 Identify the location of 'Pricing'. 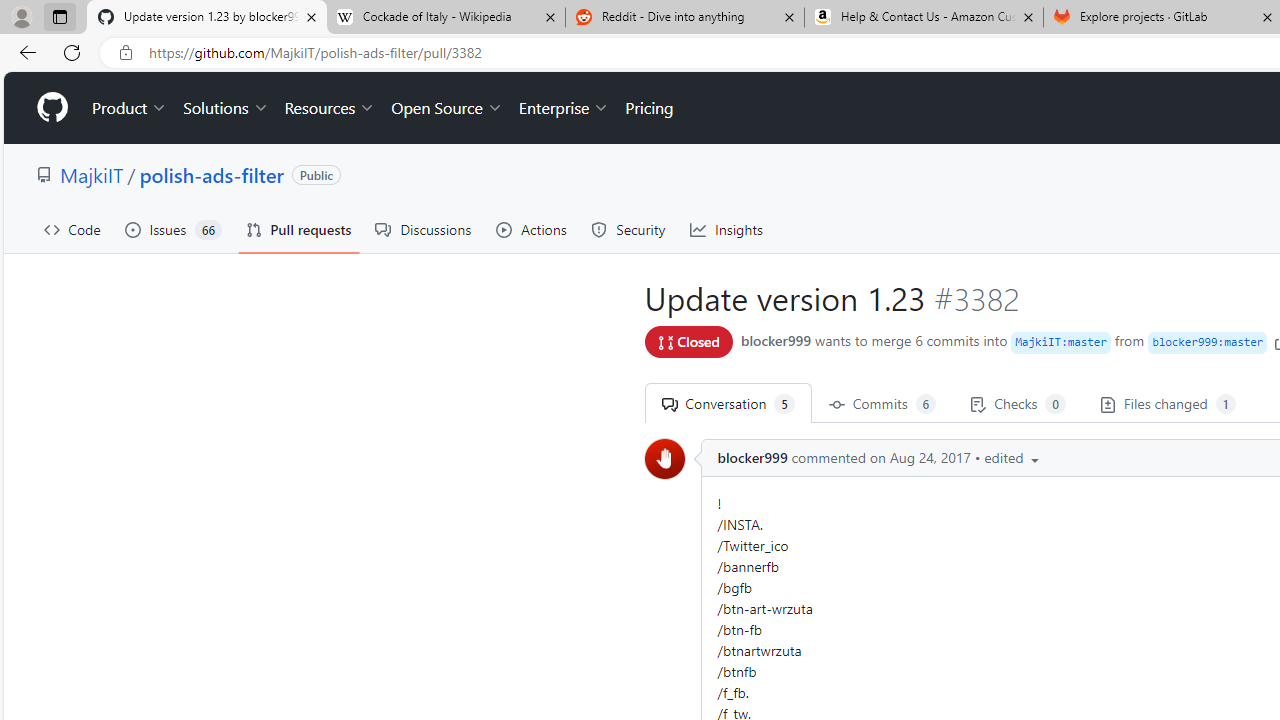
(649, 108).